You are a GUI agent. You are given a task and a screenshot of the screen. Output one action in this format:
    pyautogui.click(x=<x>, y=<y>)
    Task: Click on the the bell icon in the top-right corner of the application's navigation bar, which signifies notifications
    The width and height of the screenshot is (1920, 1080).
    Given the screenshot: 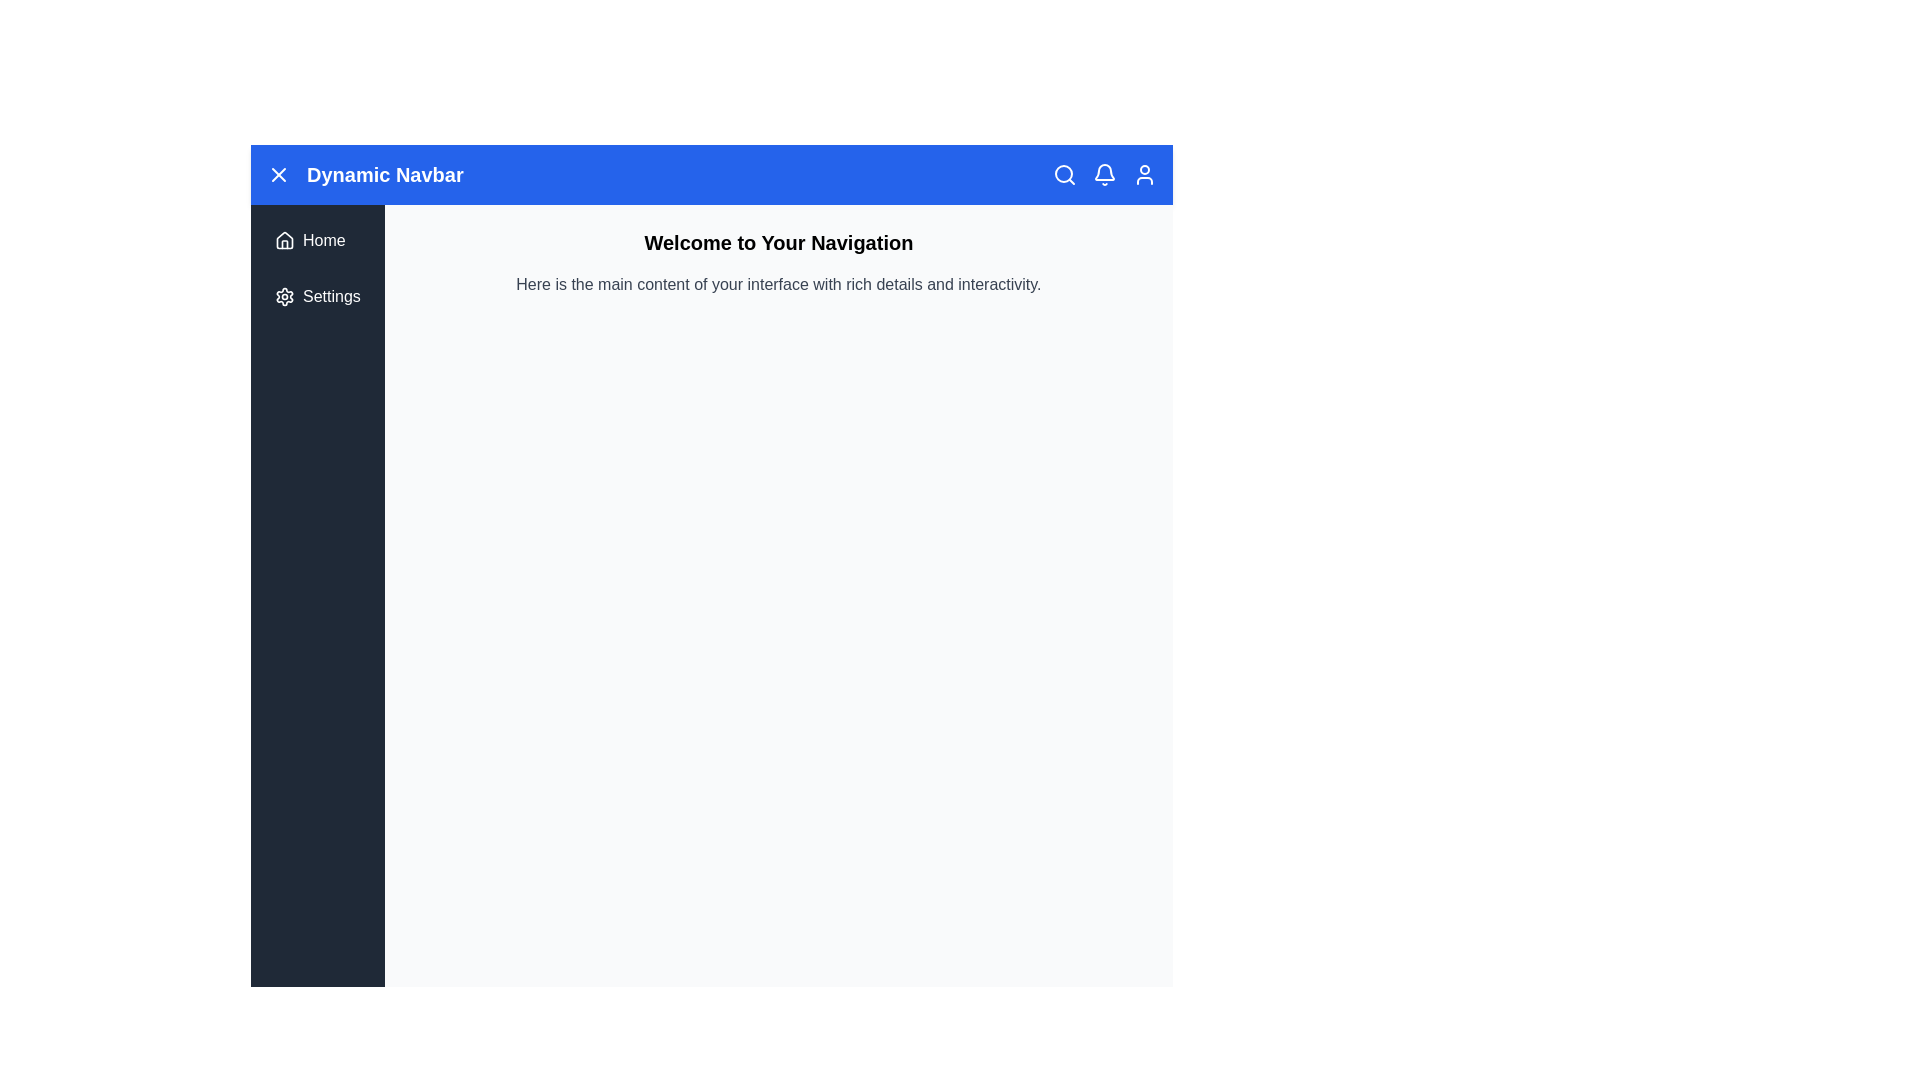 What is the action you would take?
    pyautogui.click(x=1103, y=171)
    